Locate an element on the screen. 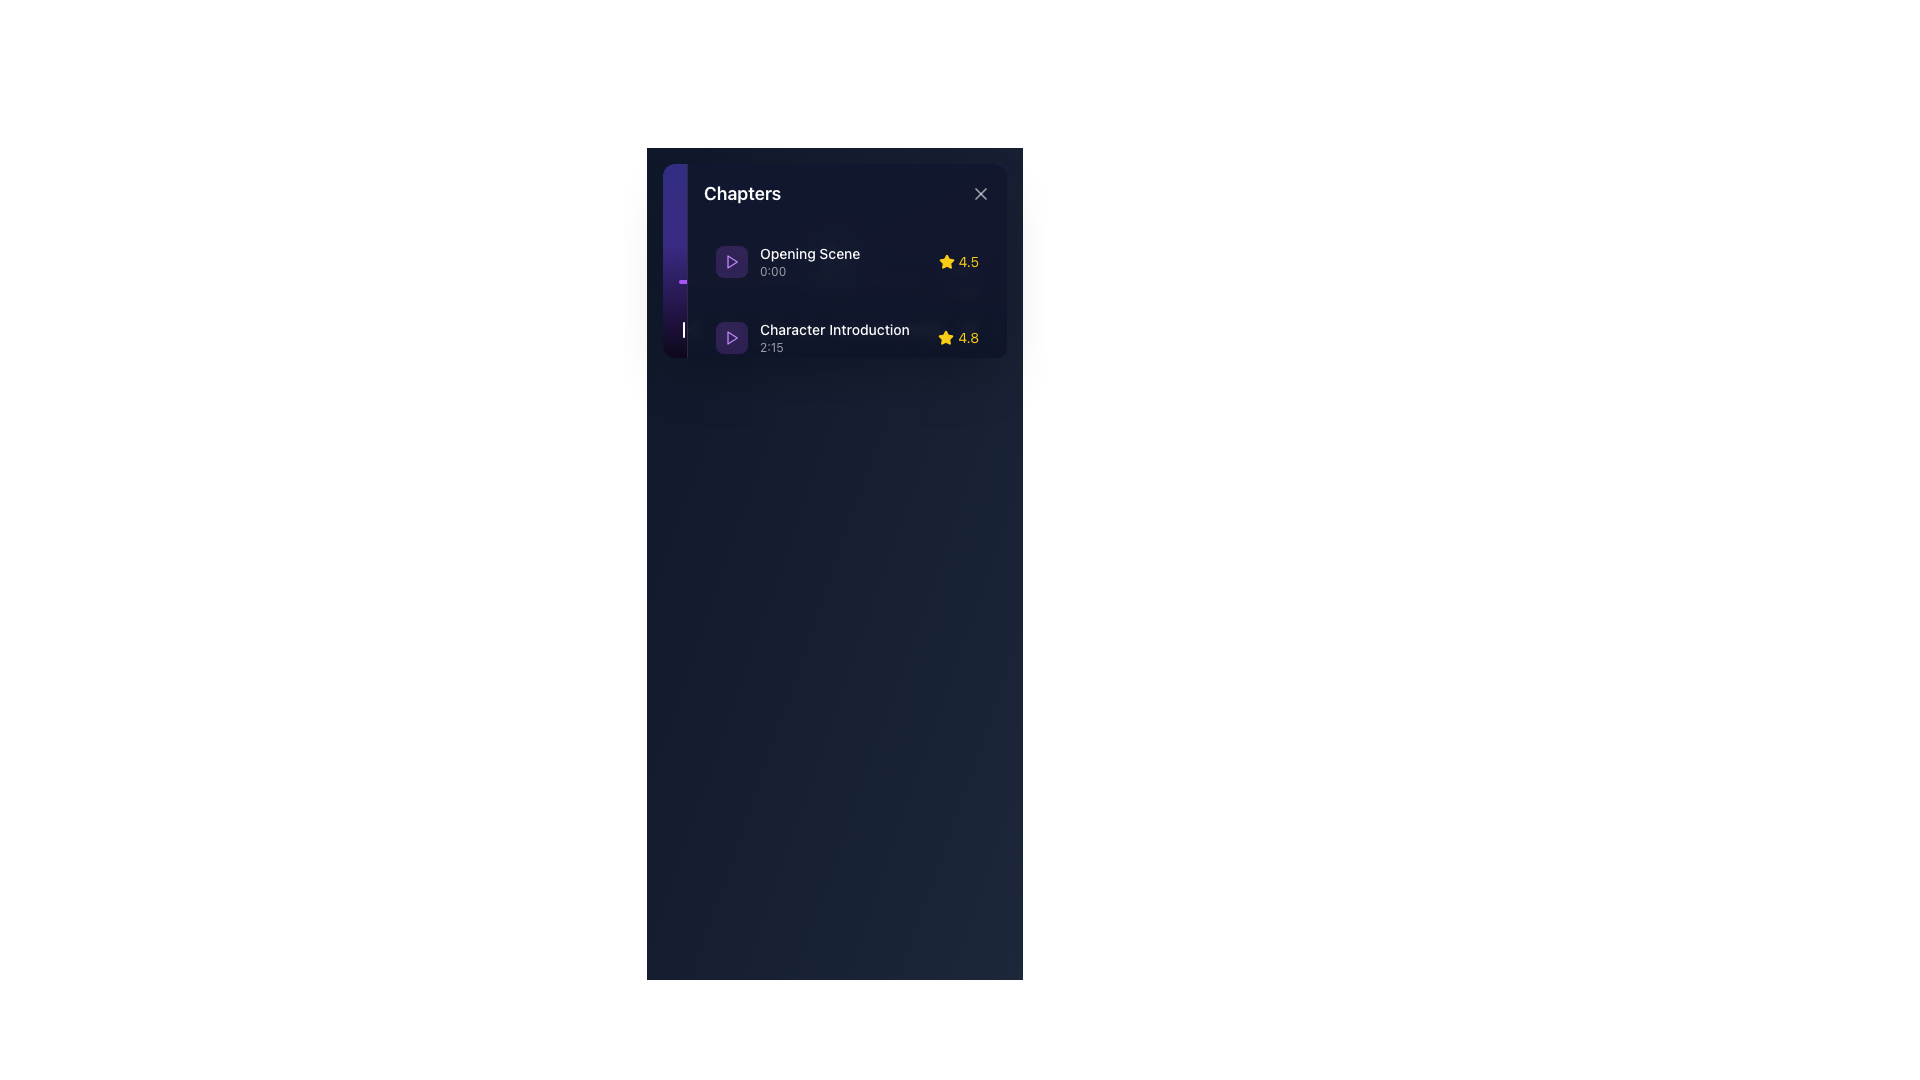  the star icon that indicates the rating score for the 'Character Introduction' chapter, located to the left of the numeric rating '4.8' is located at coordinates (945, 337).